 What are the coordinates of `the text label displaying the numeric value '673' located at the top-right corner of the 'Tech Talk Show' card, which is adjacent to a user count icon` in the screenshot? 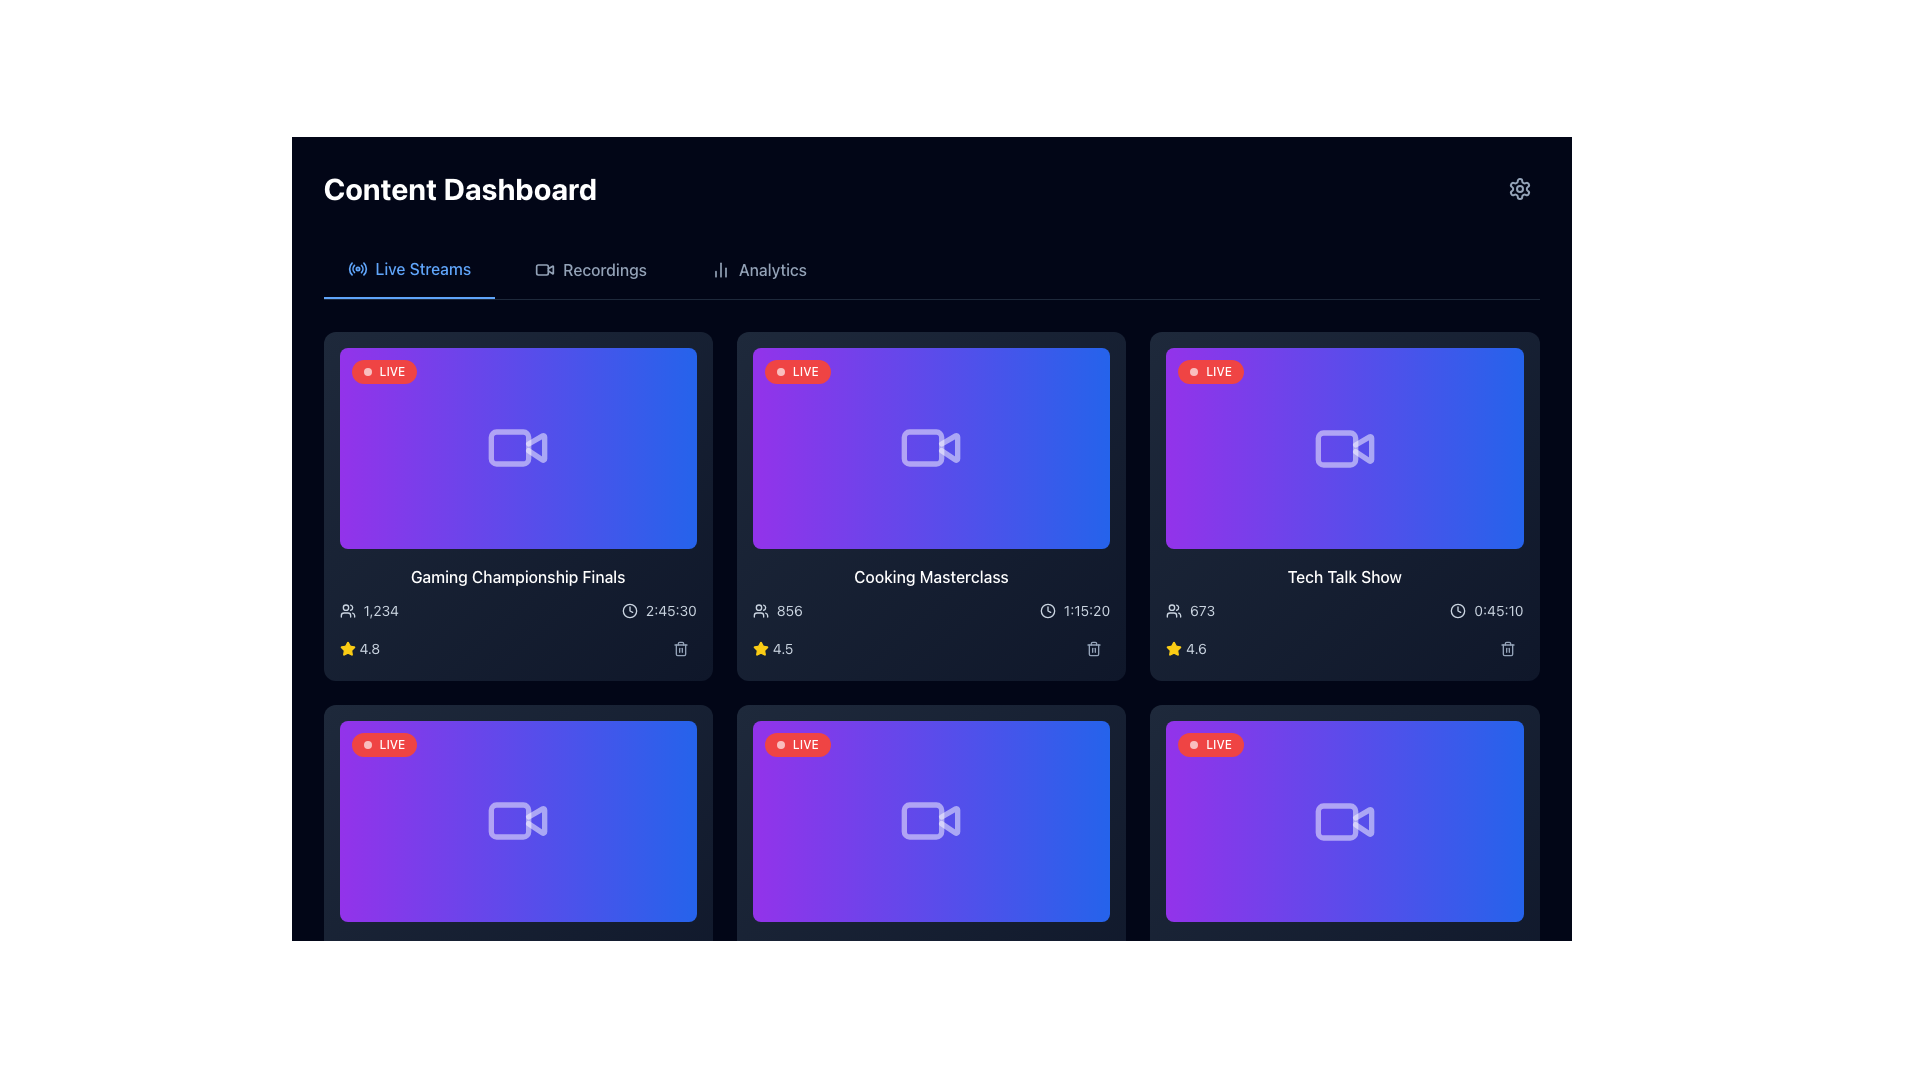 It's located at (1201, 609).